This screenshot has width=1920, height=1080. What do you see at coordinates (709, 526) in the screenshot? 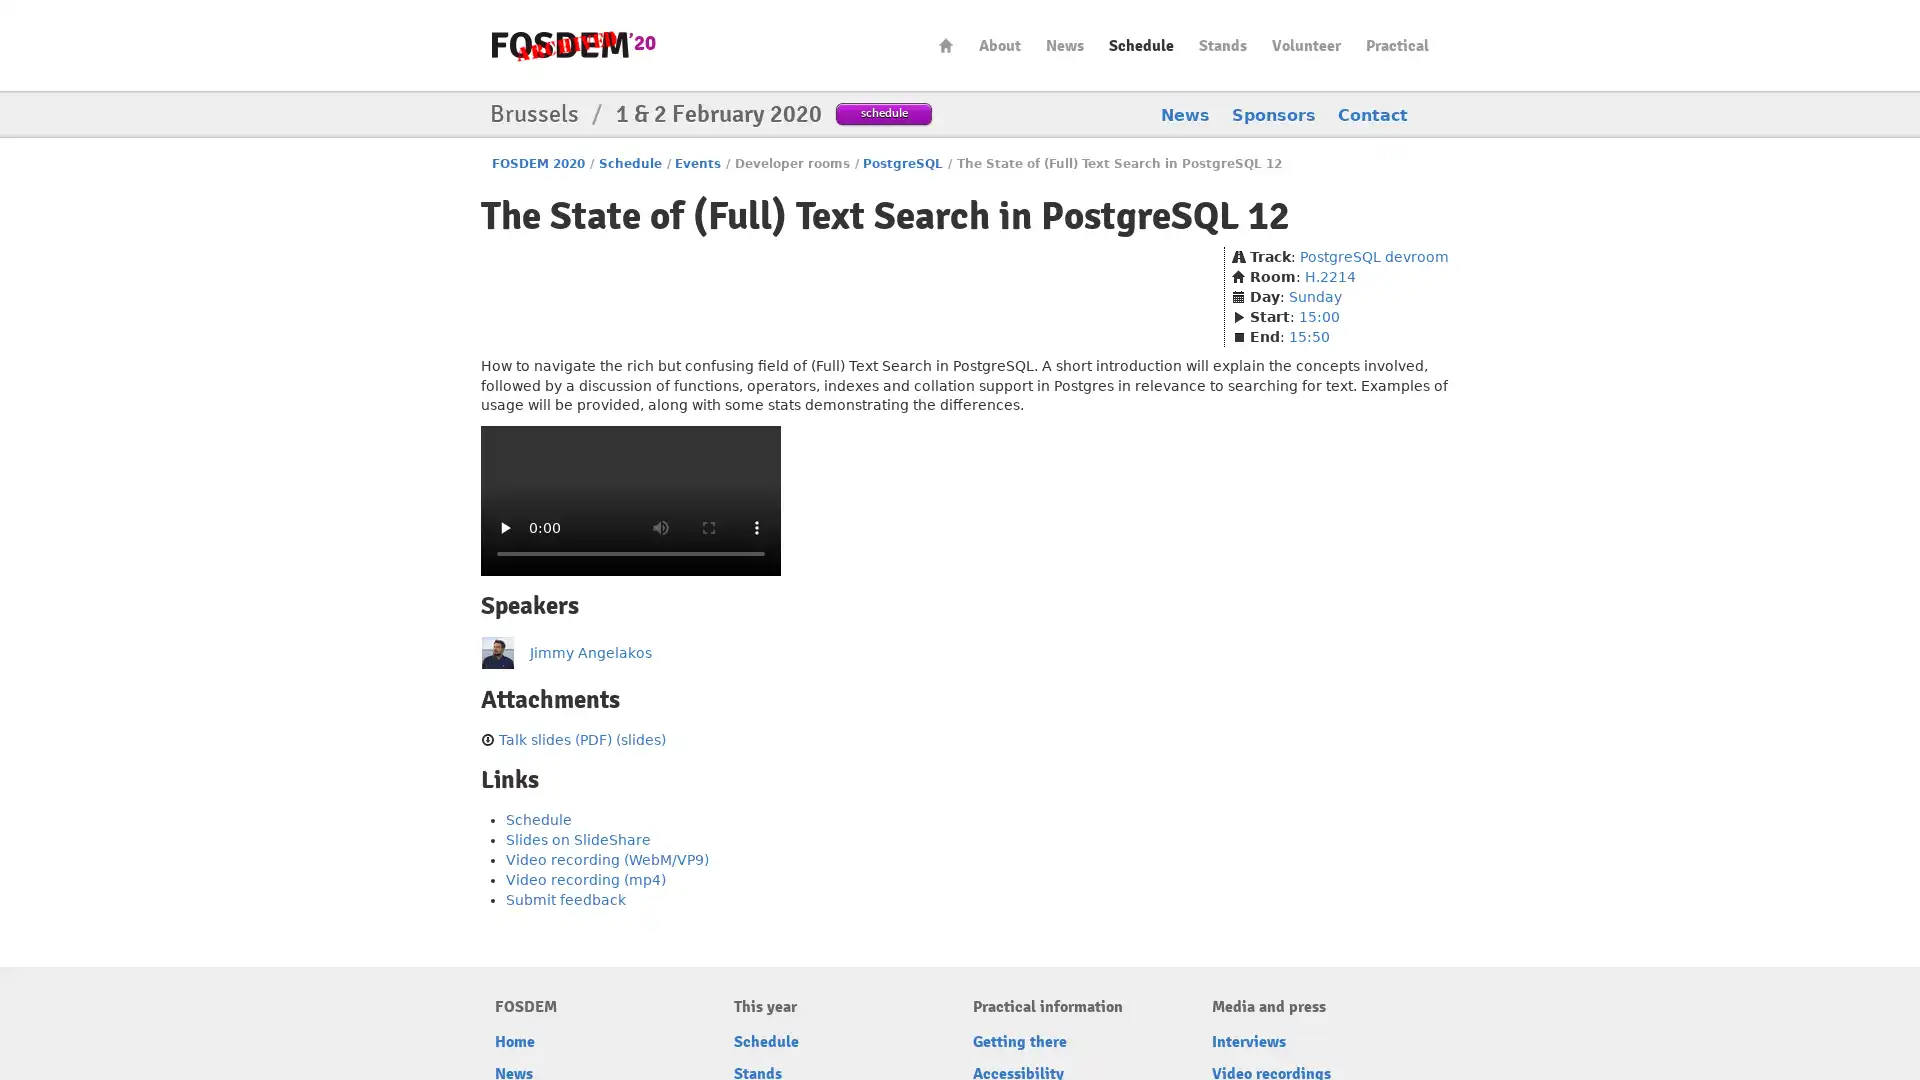
I see `enter full screen` at bounding box center [709, 526].